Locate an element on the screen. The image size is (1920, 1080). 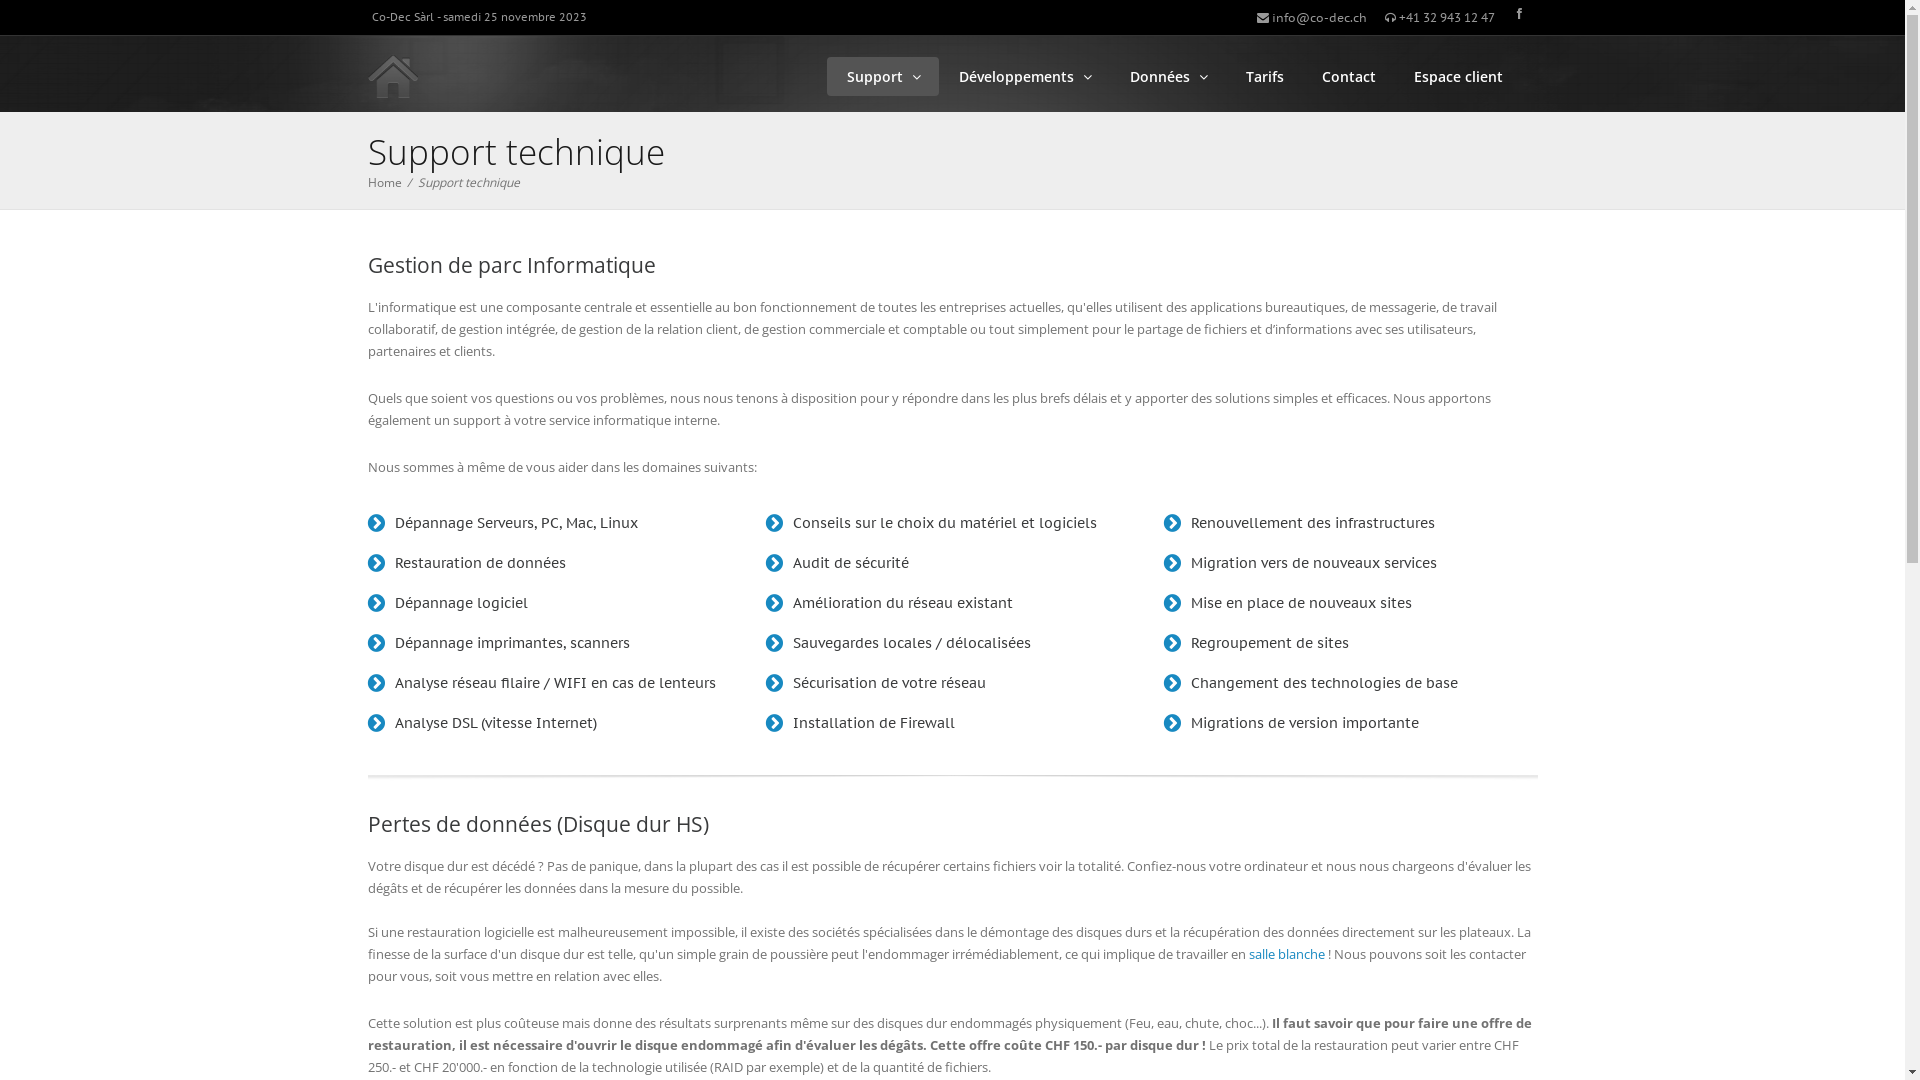
'Contact' is located at coordinates (1348, 75).